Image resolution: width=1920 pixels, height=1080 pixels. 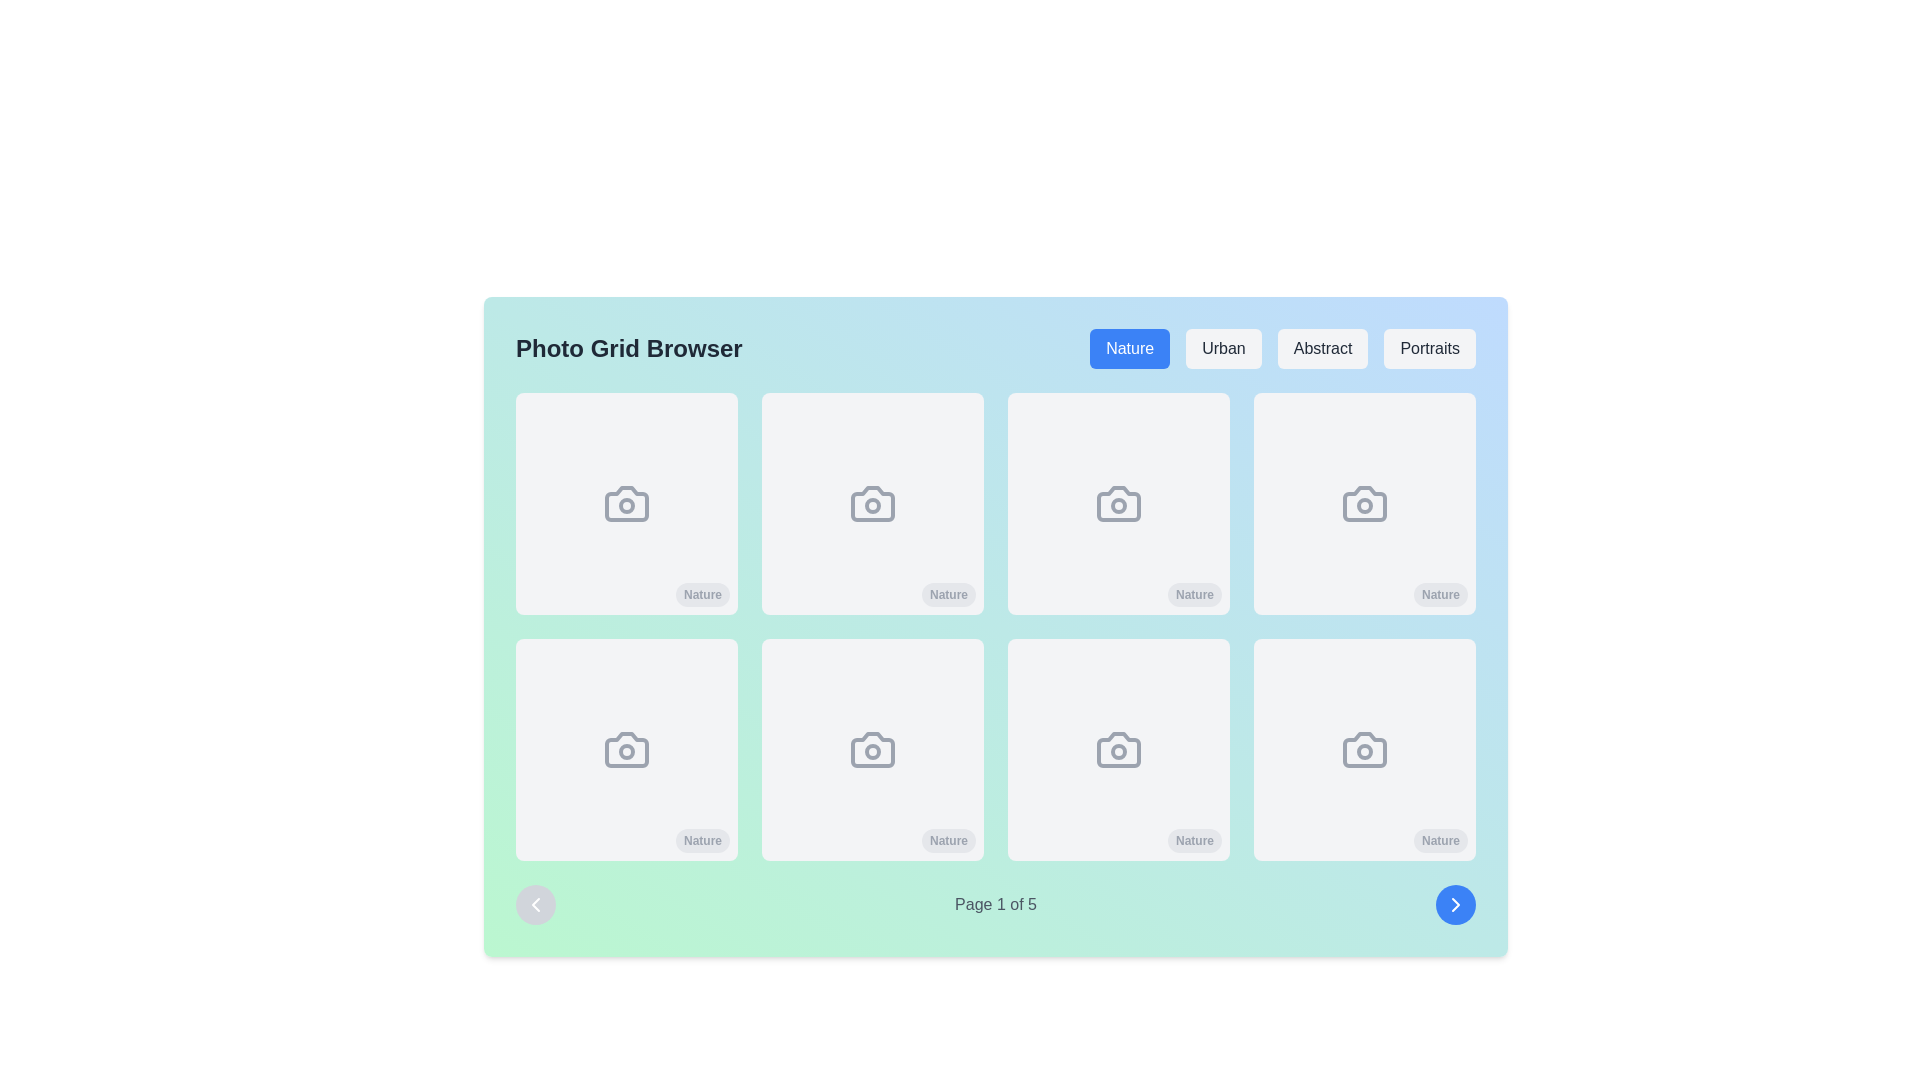 I want to click on the right-chevron icon inside the blue circular button located at the bottom-right corner of the interface, so click(x=1455, y=905).